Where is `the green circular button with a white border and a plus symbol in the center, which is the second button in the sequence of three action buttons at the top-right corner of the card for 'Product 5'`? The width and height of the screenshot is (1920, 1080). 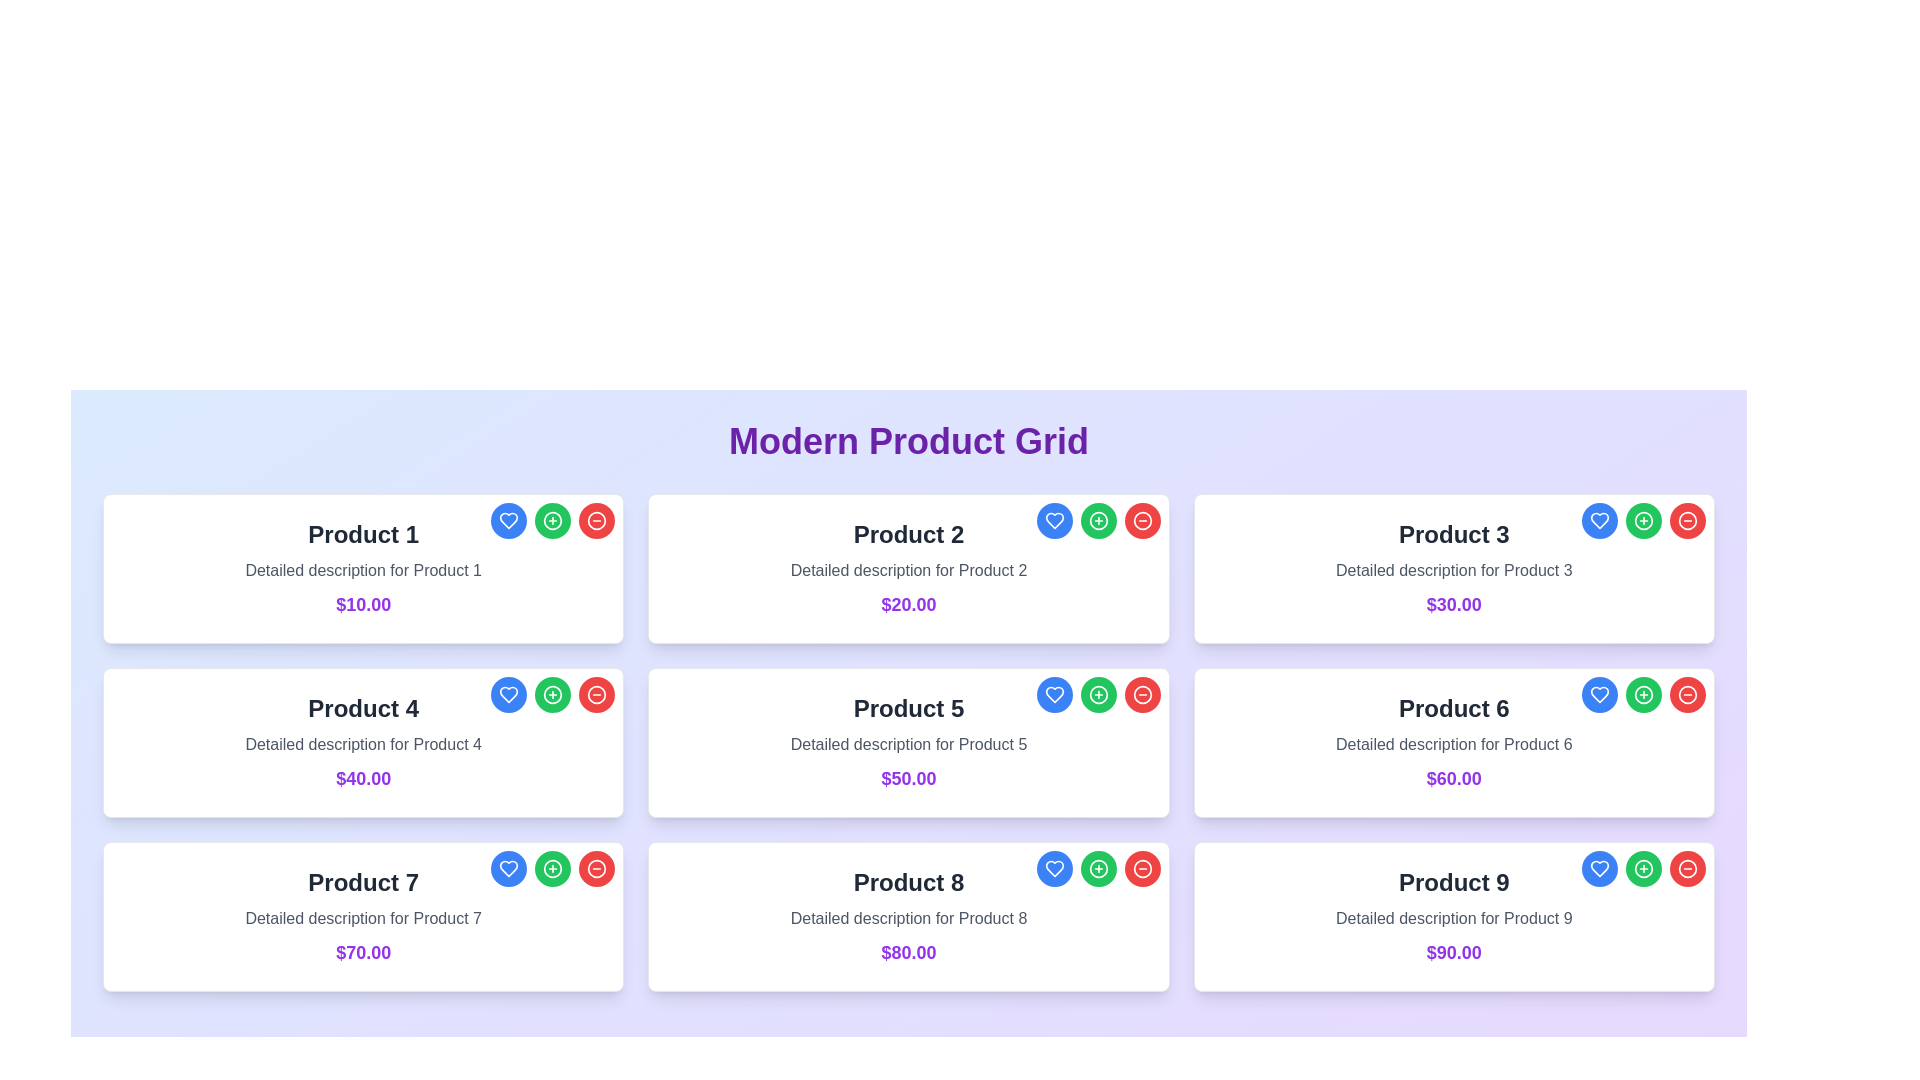
the green circular button with a white border and a plus symbol in the center, which is the second button in the sequence of three action buttons at the top-right corner of the card for 'Product 5' is located at coordinates (1097, 693).